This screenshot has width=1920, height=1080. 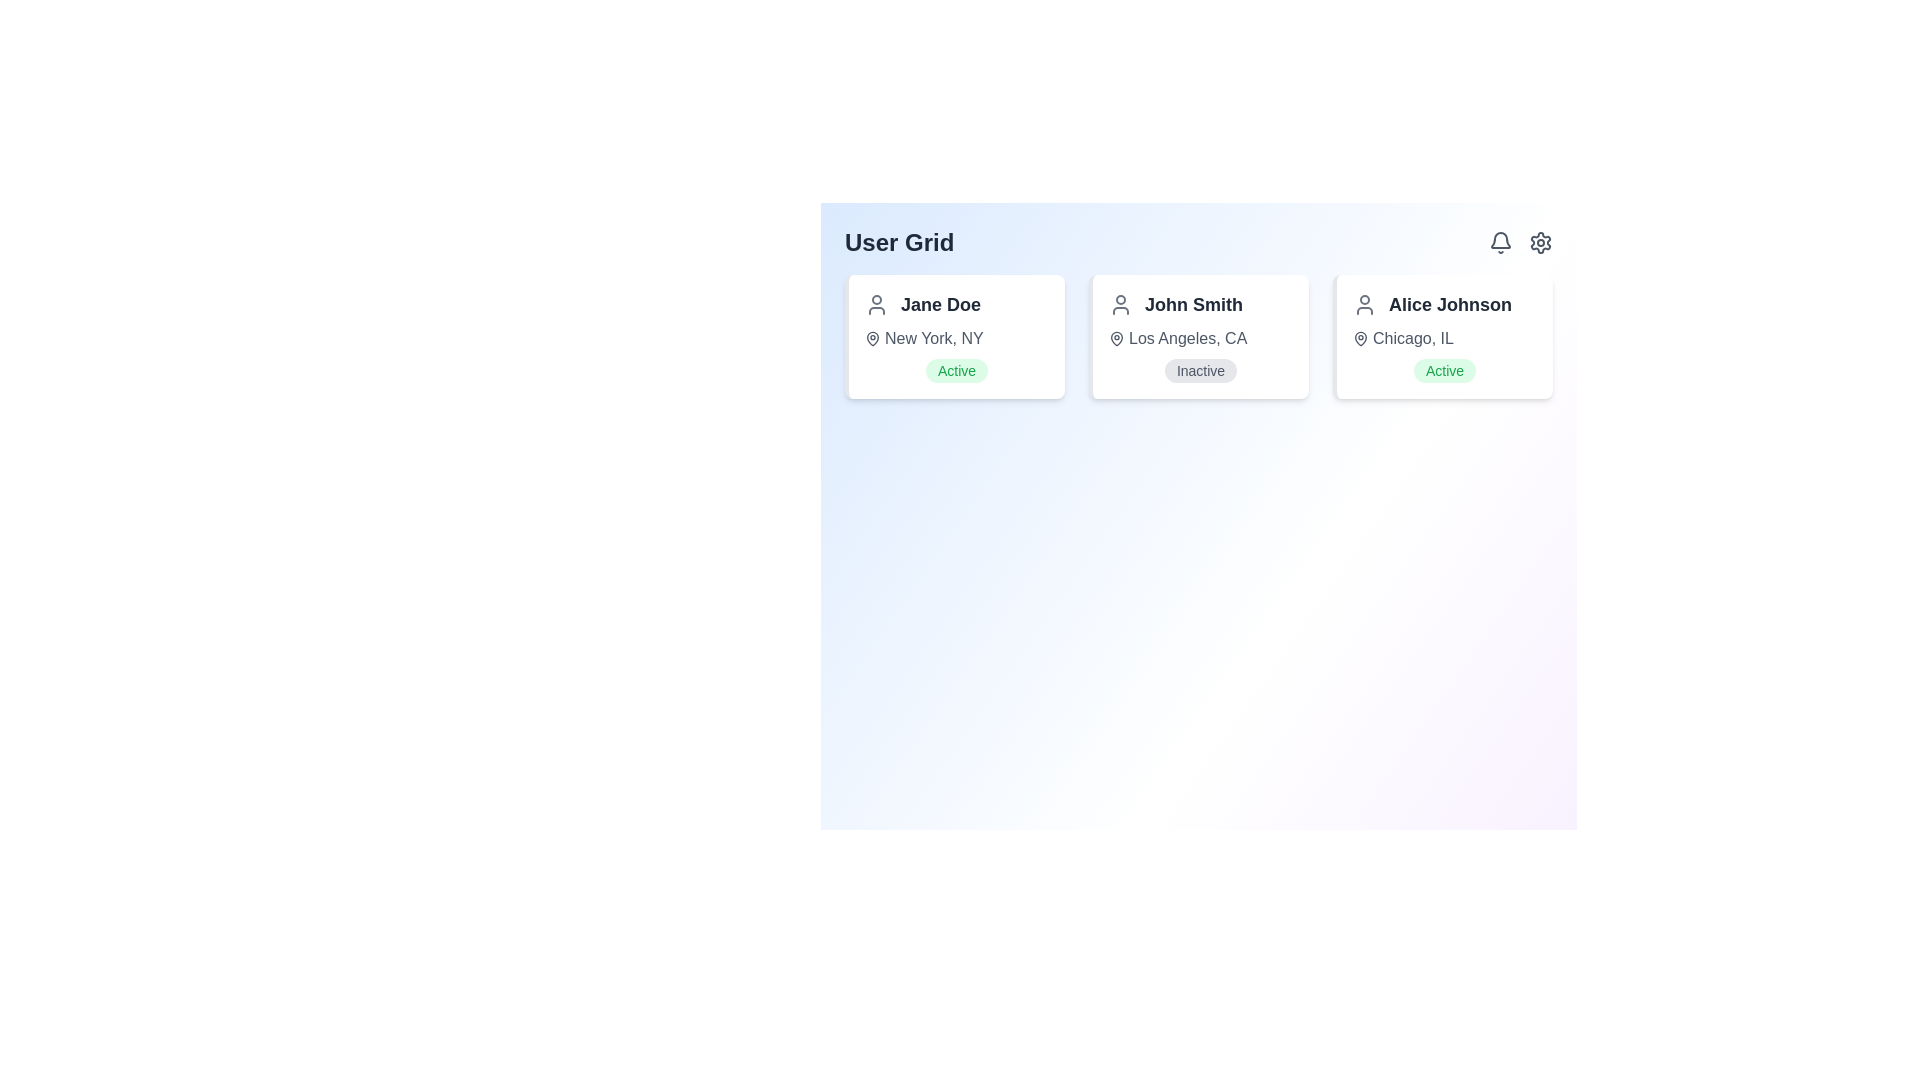 What do you see at coordinates (1539, 242) in the screenshot?
I see `the gear icon located in the top-right corner of the interface, adjacent to the bell icon` at bounding box center [1539, 242].